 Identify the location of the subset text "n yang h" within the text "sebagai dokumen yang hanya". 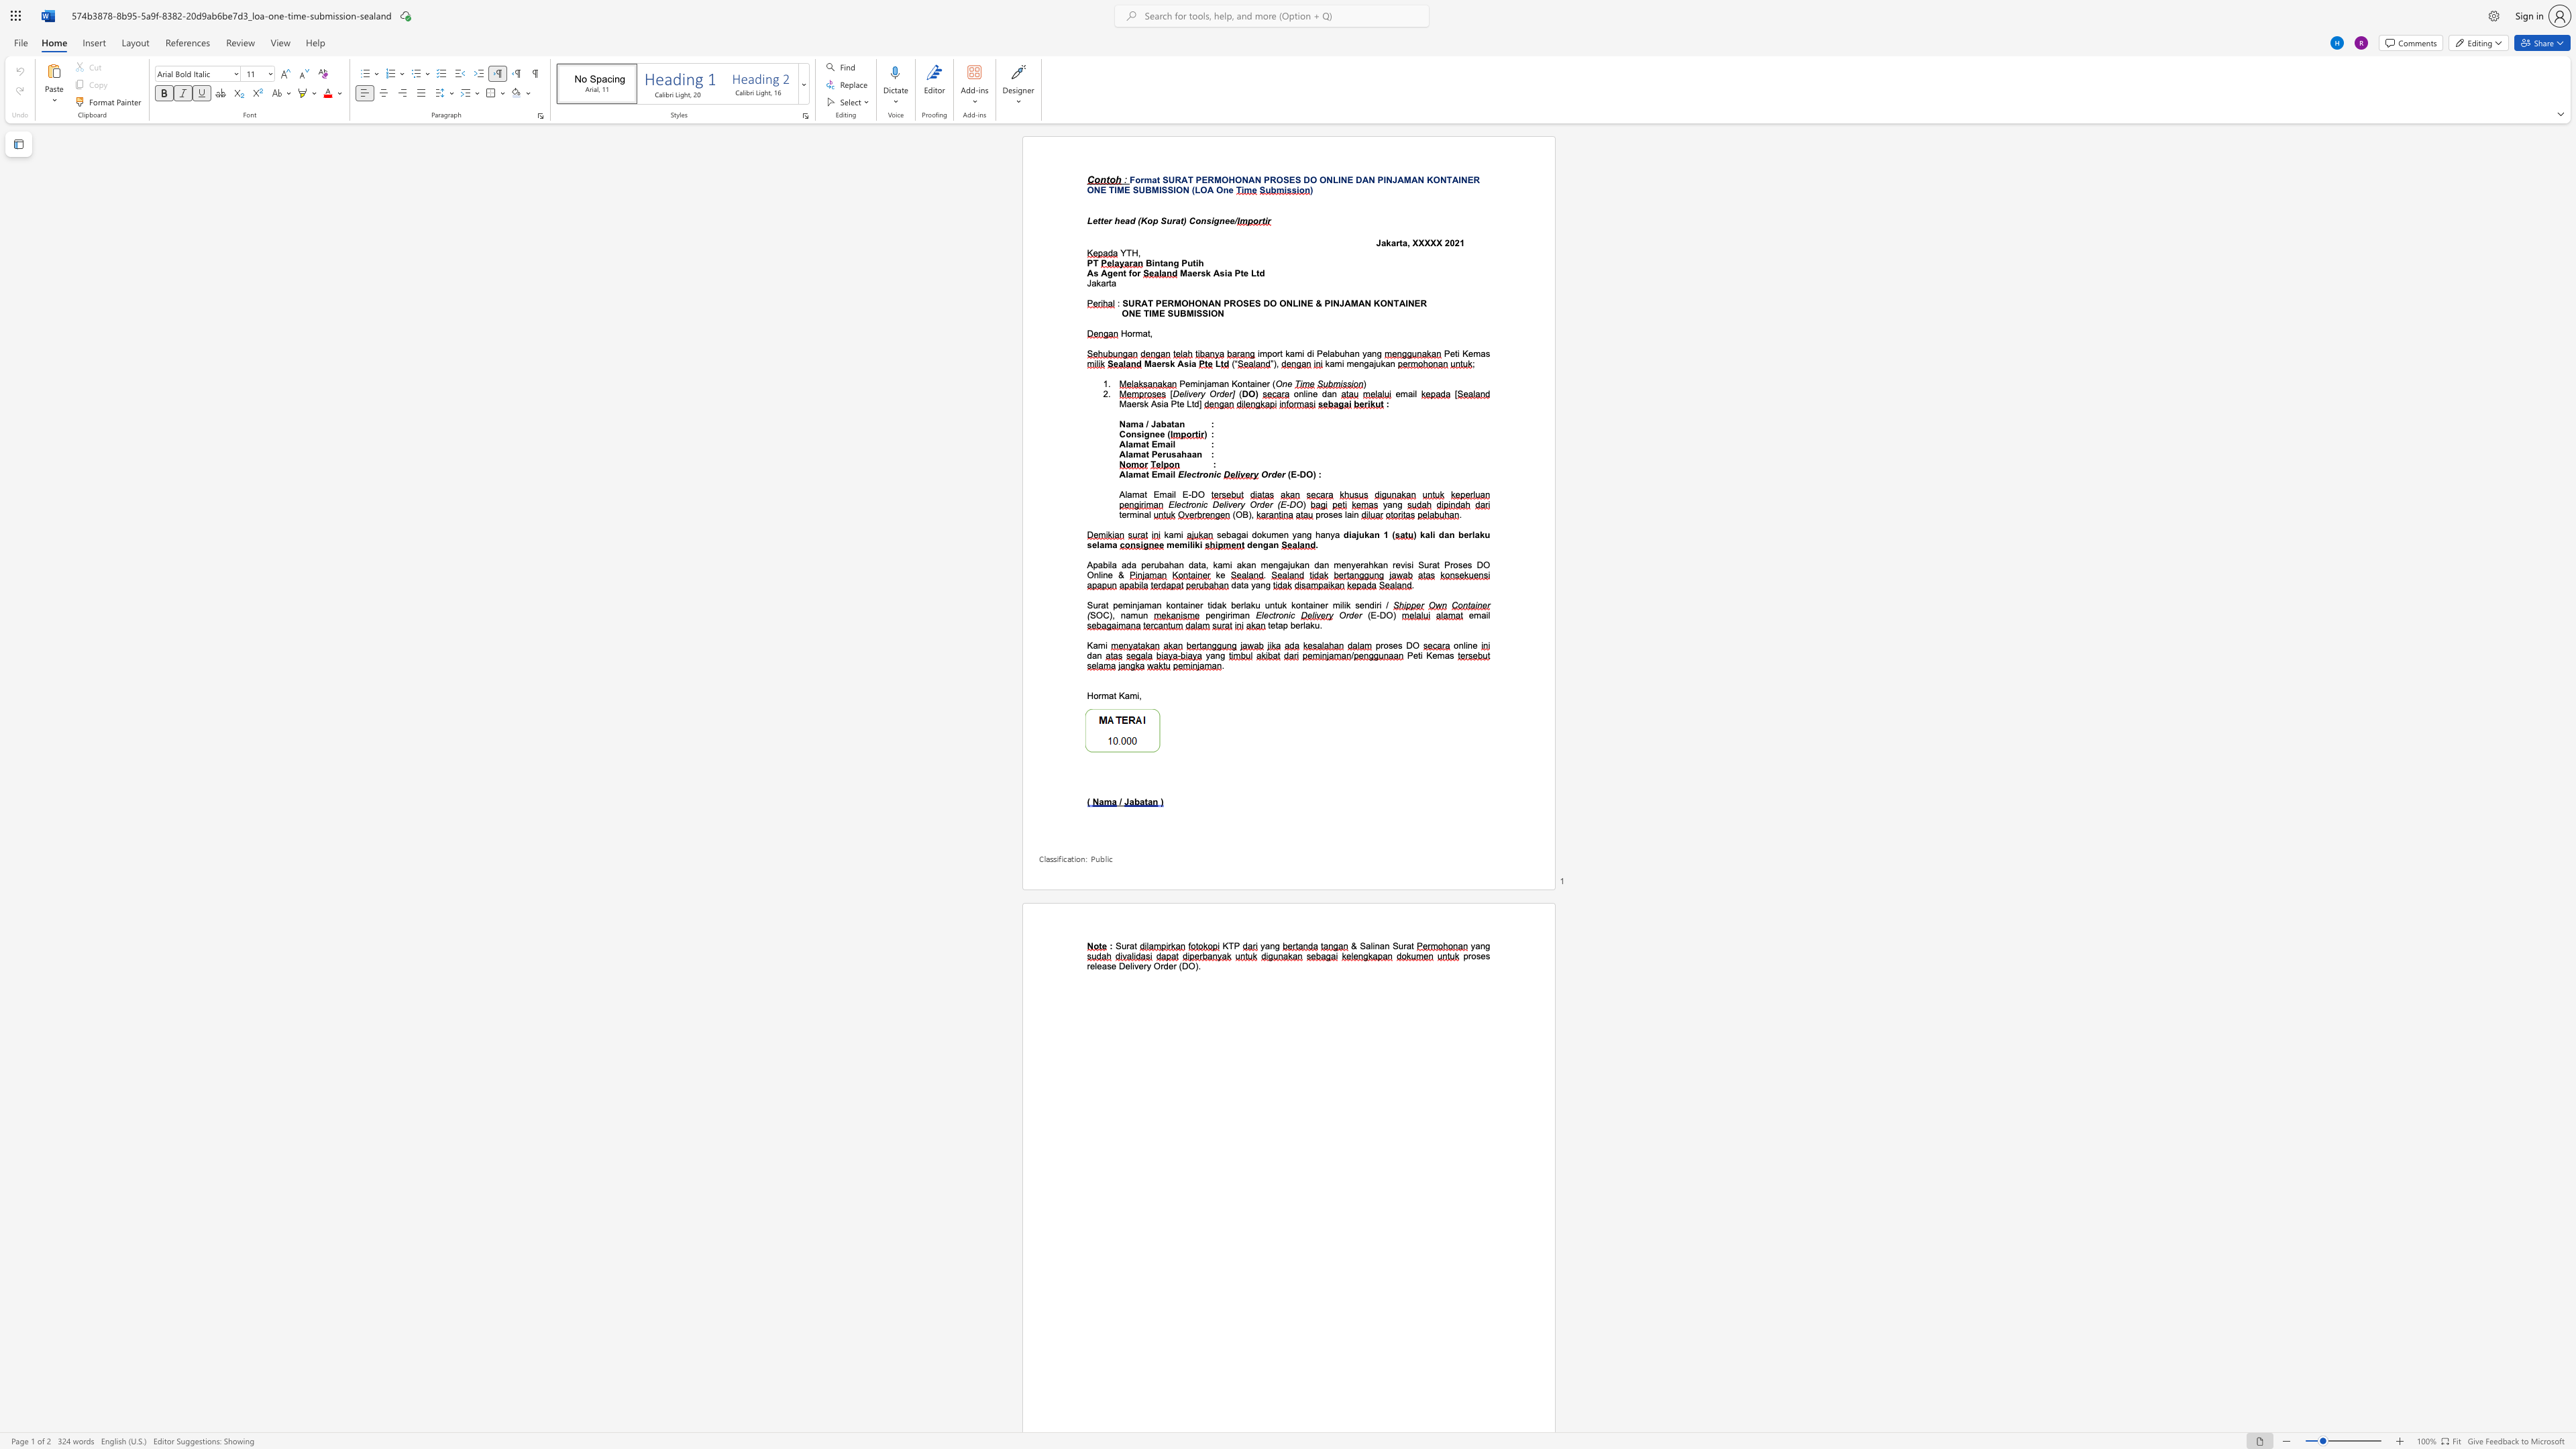
(1283, 534).